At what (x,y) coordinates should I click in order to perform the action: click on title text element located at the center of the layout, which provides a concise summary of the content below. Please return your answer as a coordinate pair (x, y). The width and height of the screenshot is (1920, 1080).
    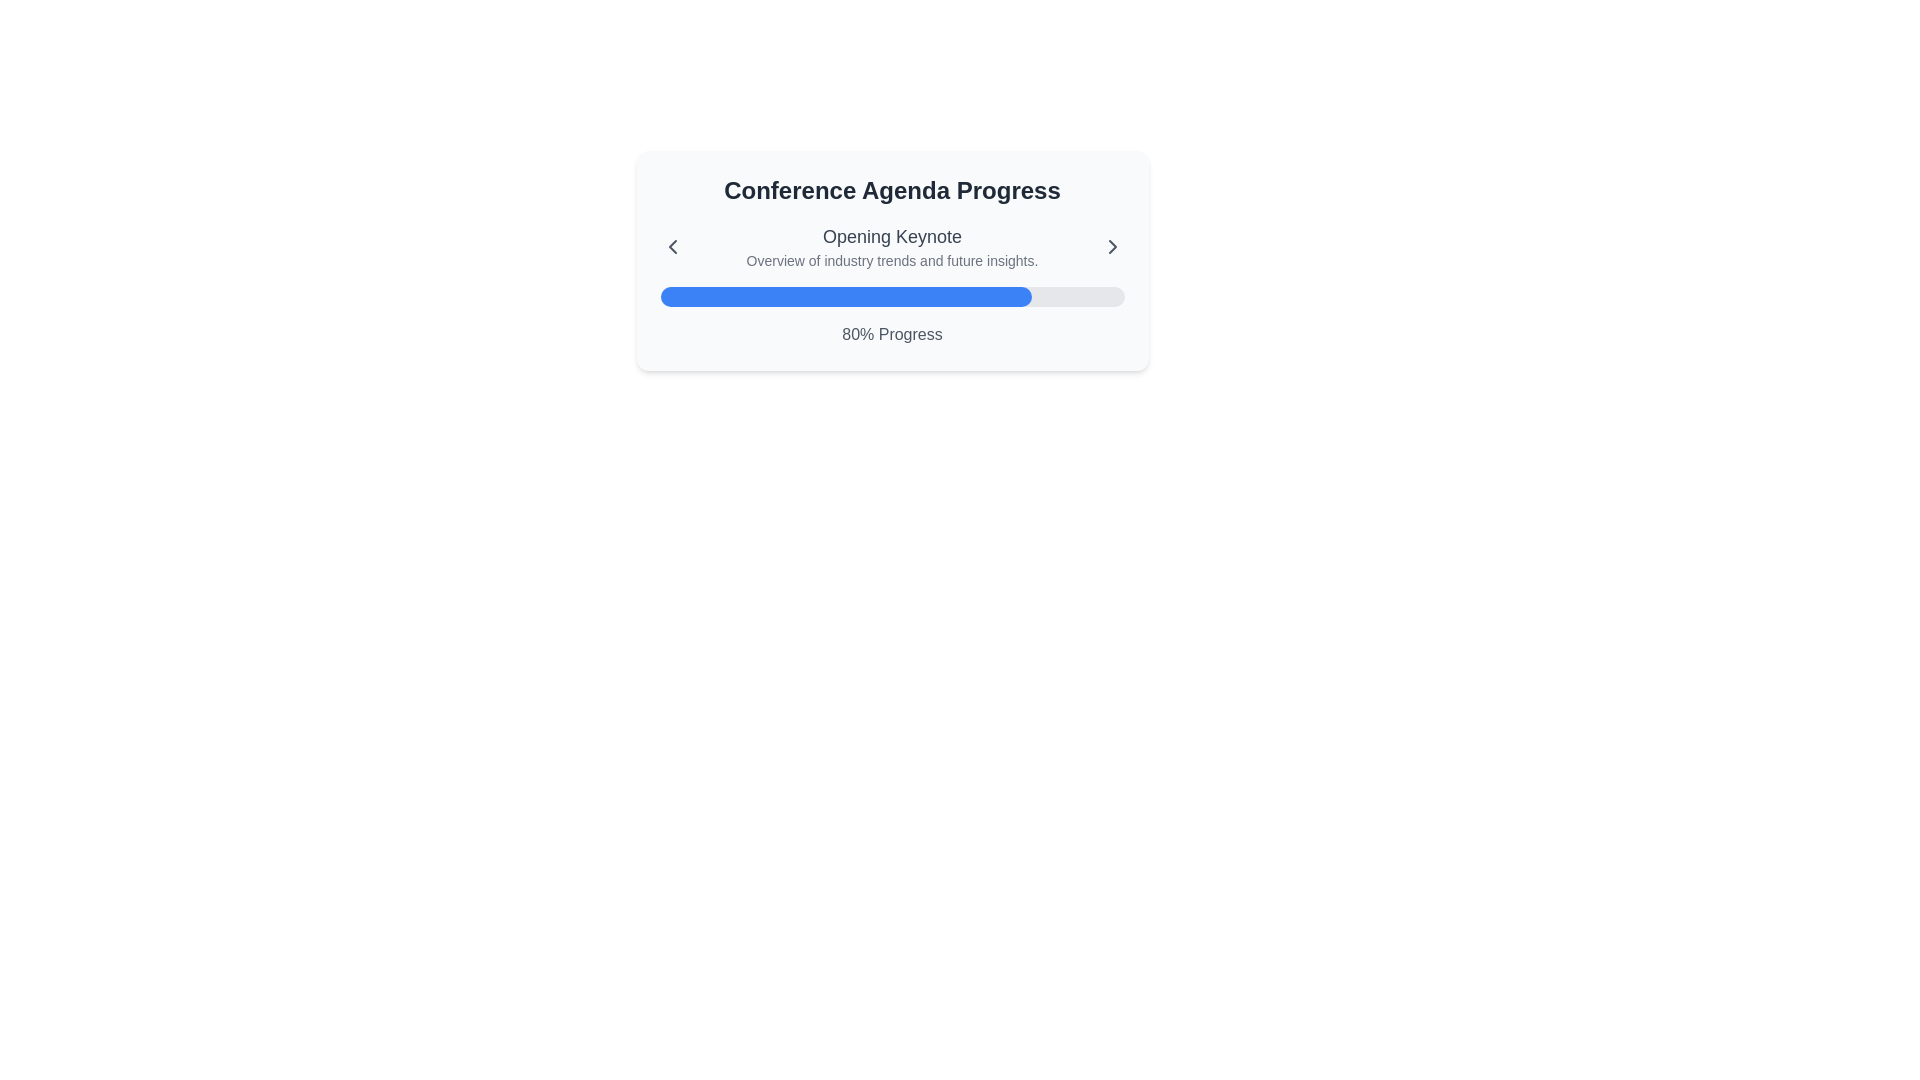
    Looking at the image, I should click on (891, 235).